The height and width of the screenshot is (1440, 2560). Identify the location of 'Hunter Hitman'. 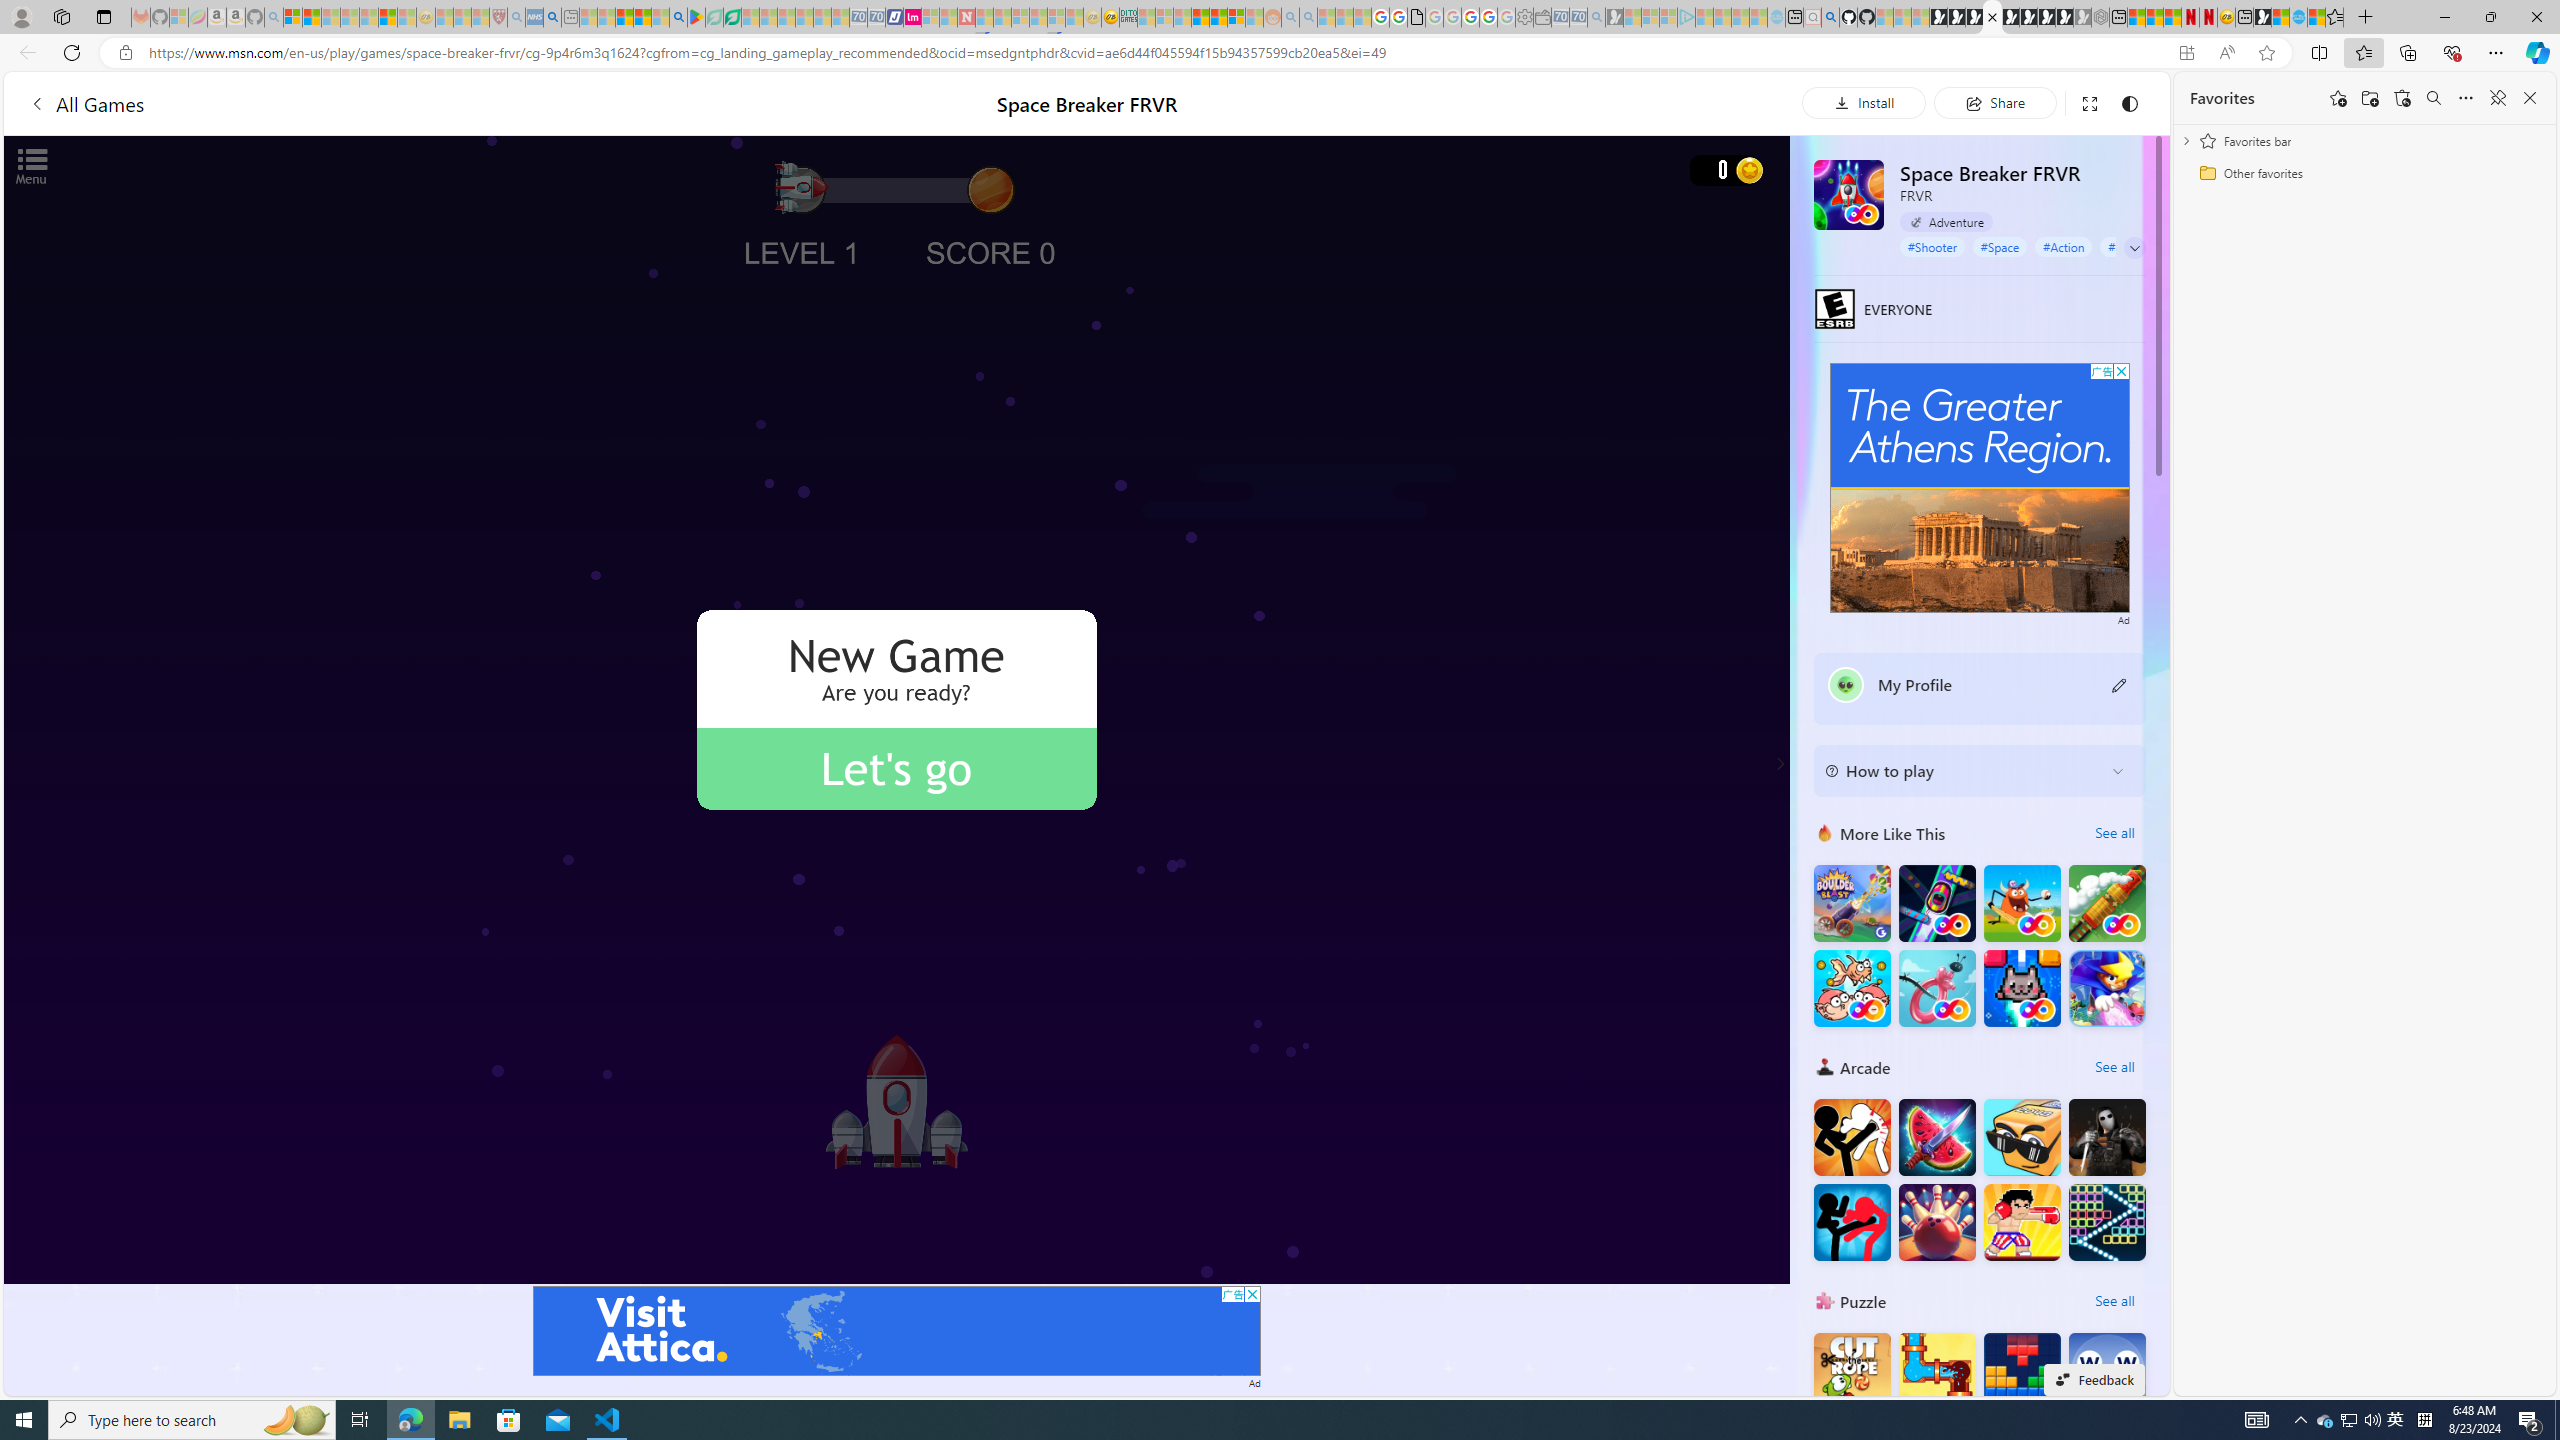
(2107, 1135).